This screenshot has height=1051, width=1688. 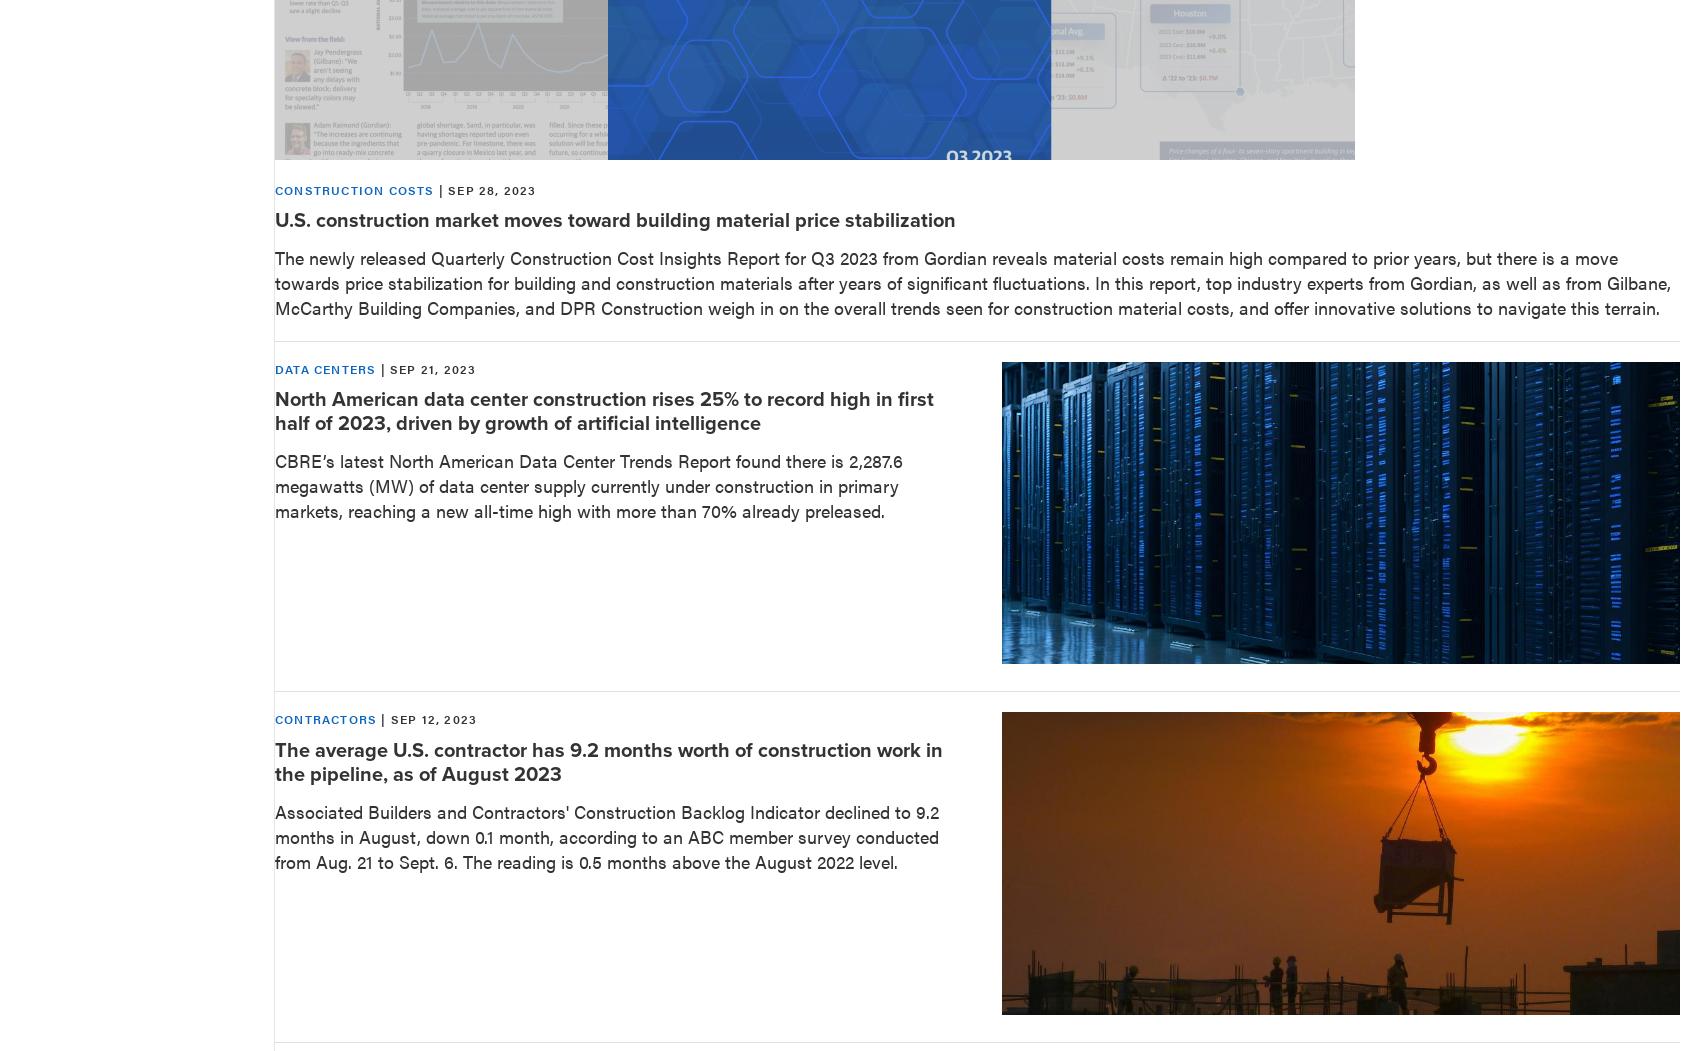 What do you see at coordinates (354, 188) in the screenshot?
I see `'Construction Costs'` at bounding box center [354, 188].